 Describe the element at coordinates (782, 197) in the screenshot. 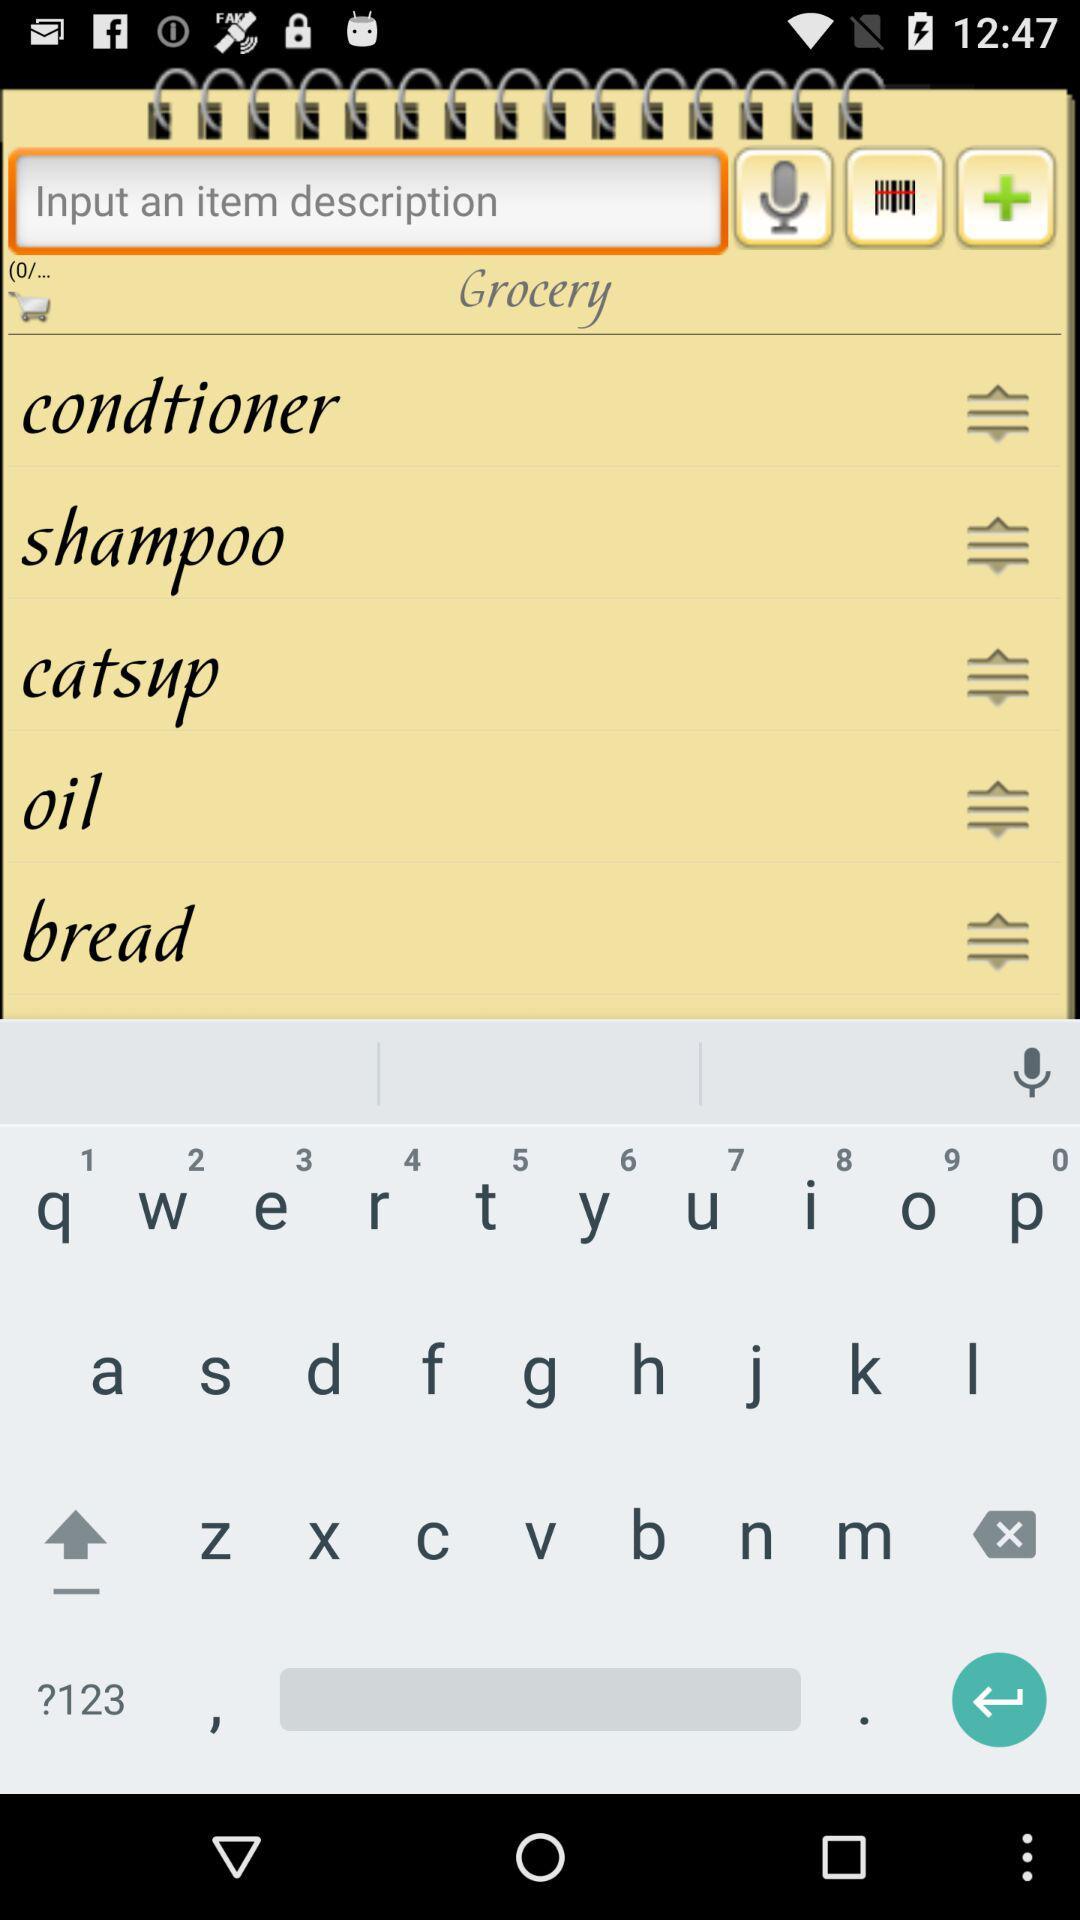

I see `open voice recorder` at that location.